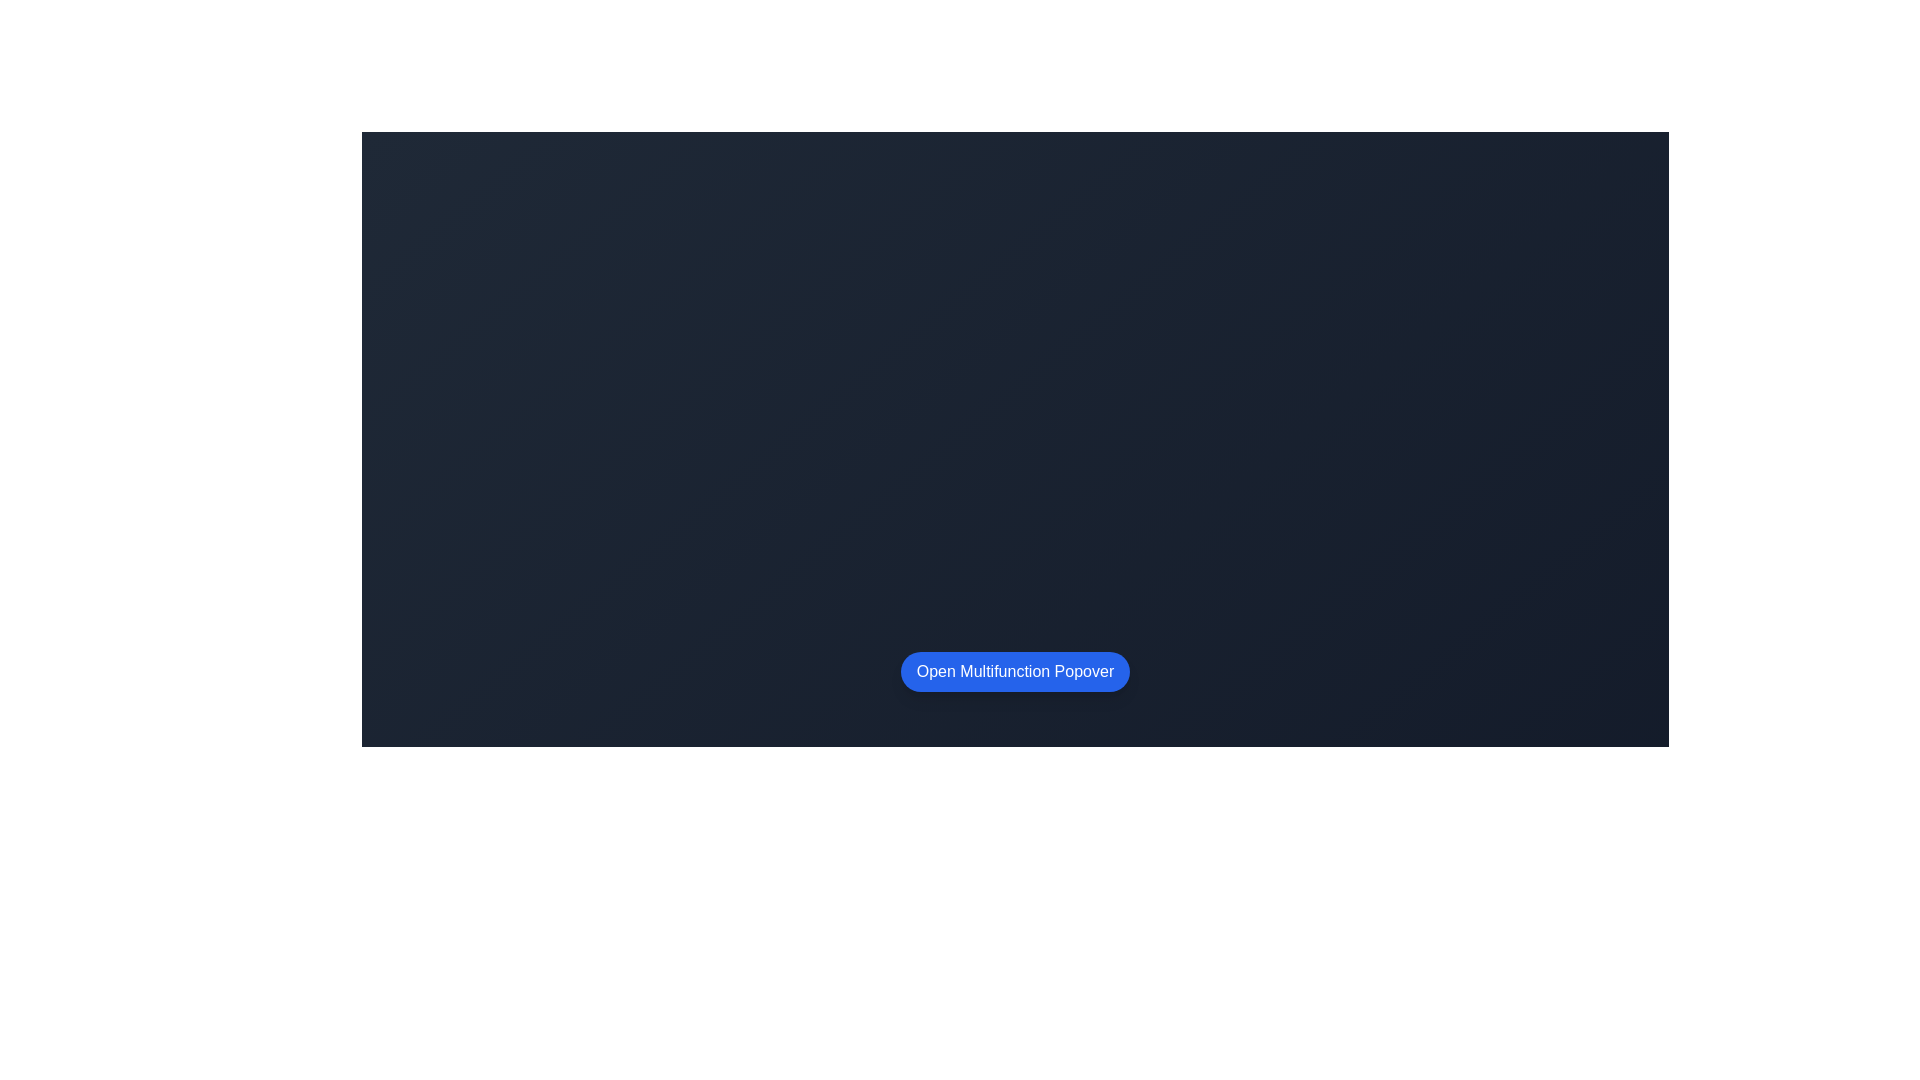  I want to click on the blue, oval-shaped button labeled 'Open Multifunction Popover', so click(1015, 671).